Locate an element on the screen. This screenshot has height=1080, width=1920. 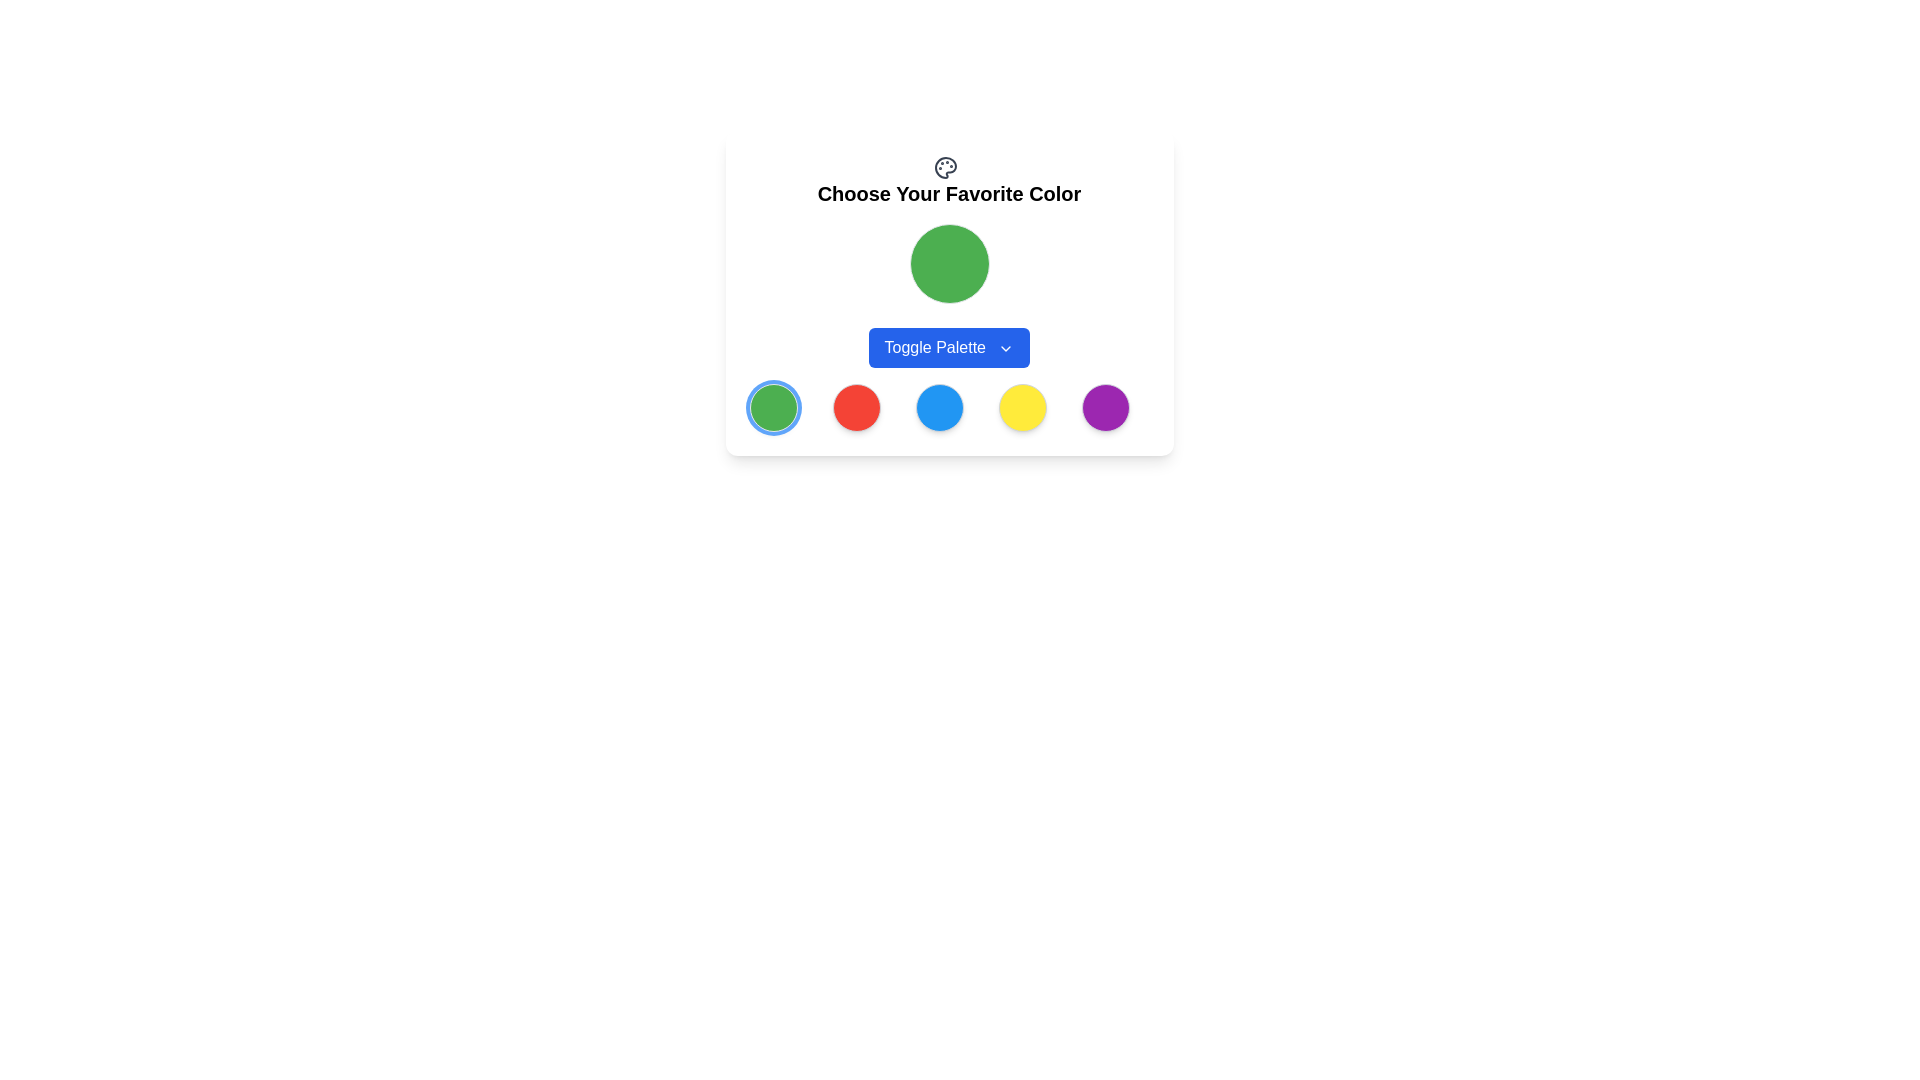
the bold and large text label displaying 'Choose Your Favorite Color' located at the top-center of the interactive card interface is located at coordinates (948, 193).